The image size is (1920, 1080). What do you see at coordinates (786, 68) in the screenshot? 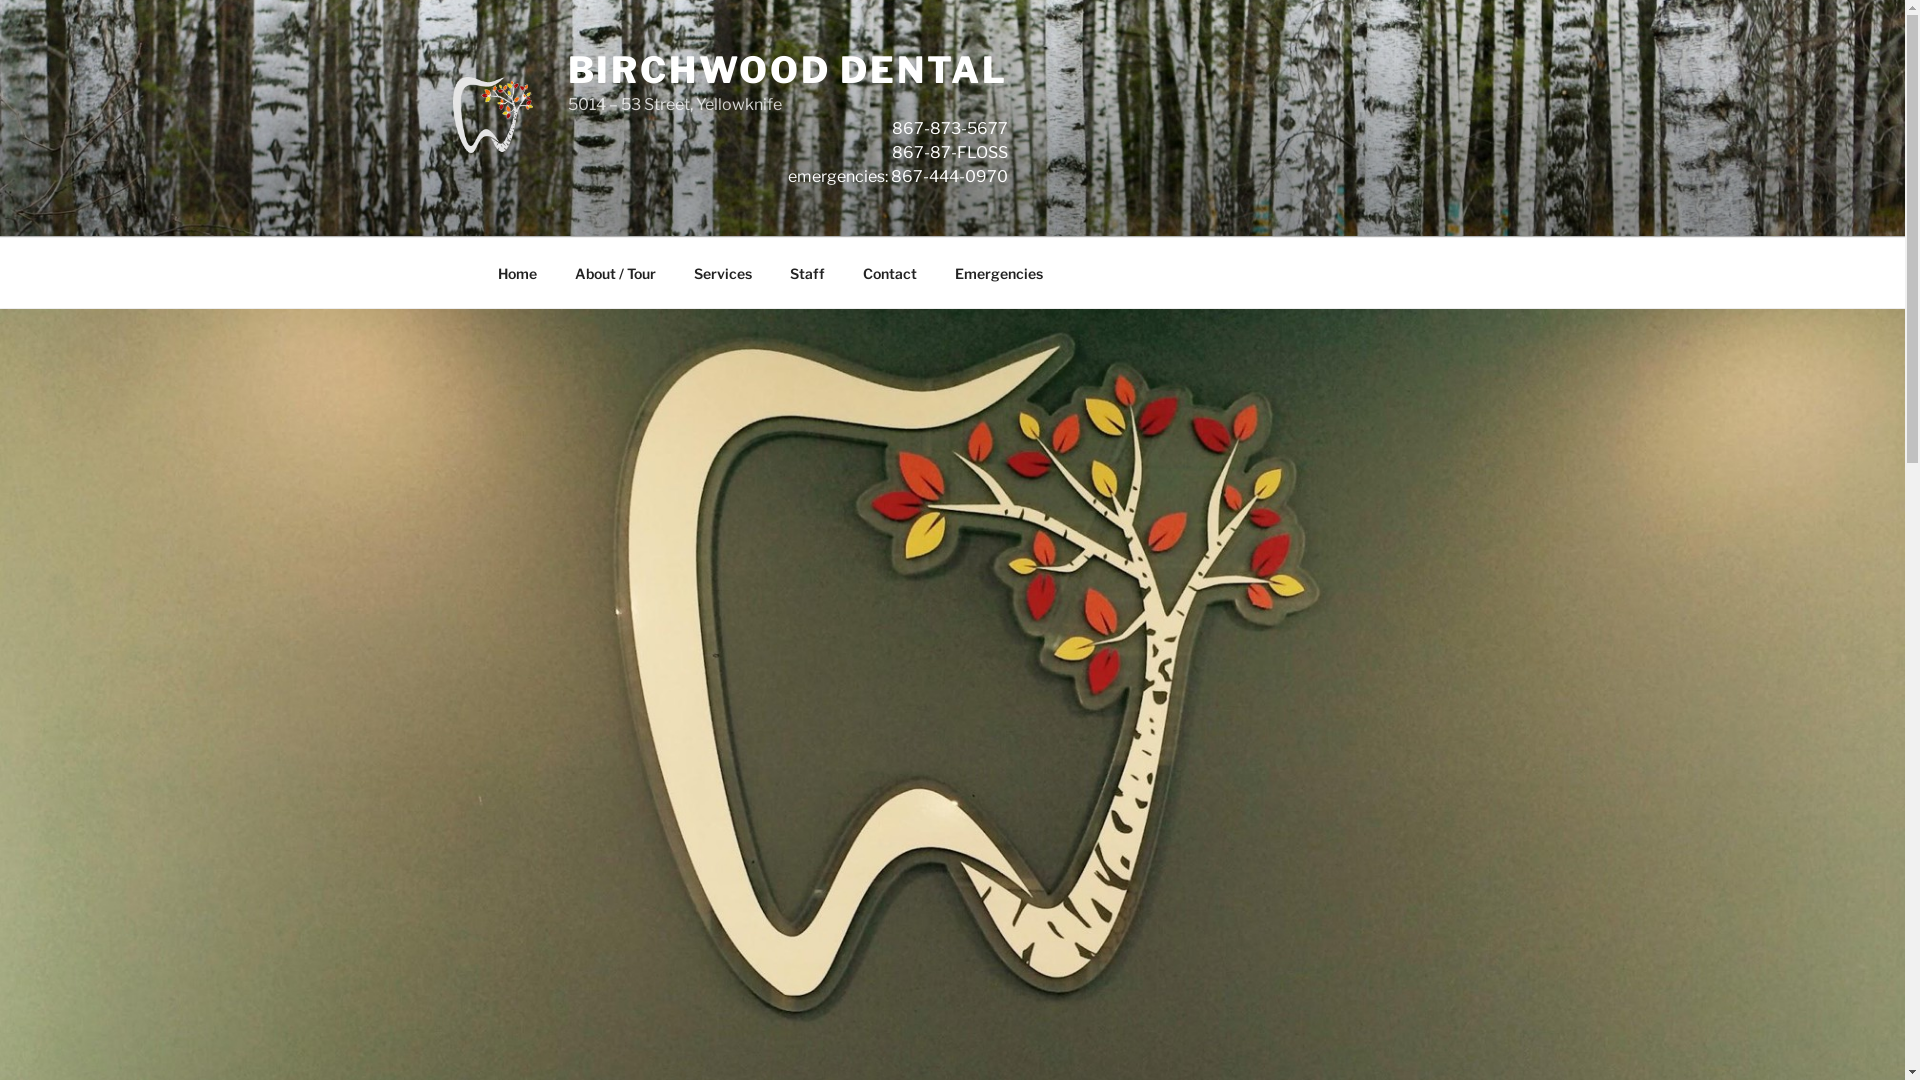
I see `'BIRCHWOOD DENTAL'` at bounding box center [786, 68].